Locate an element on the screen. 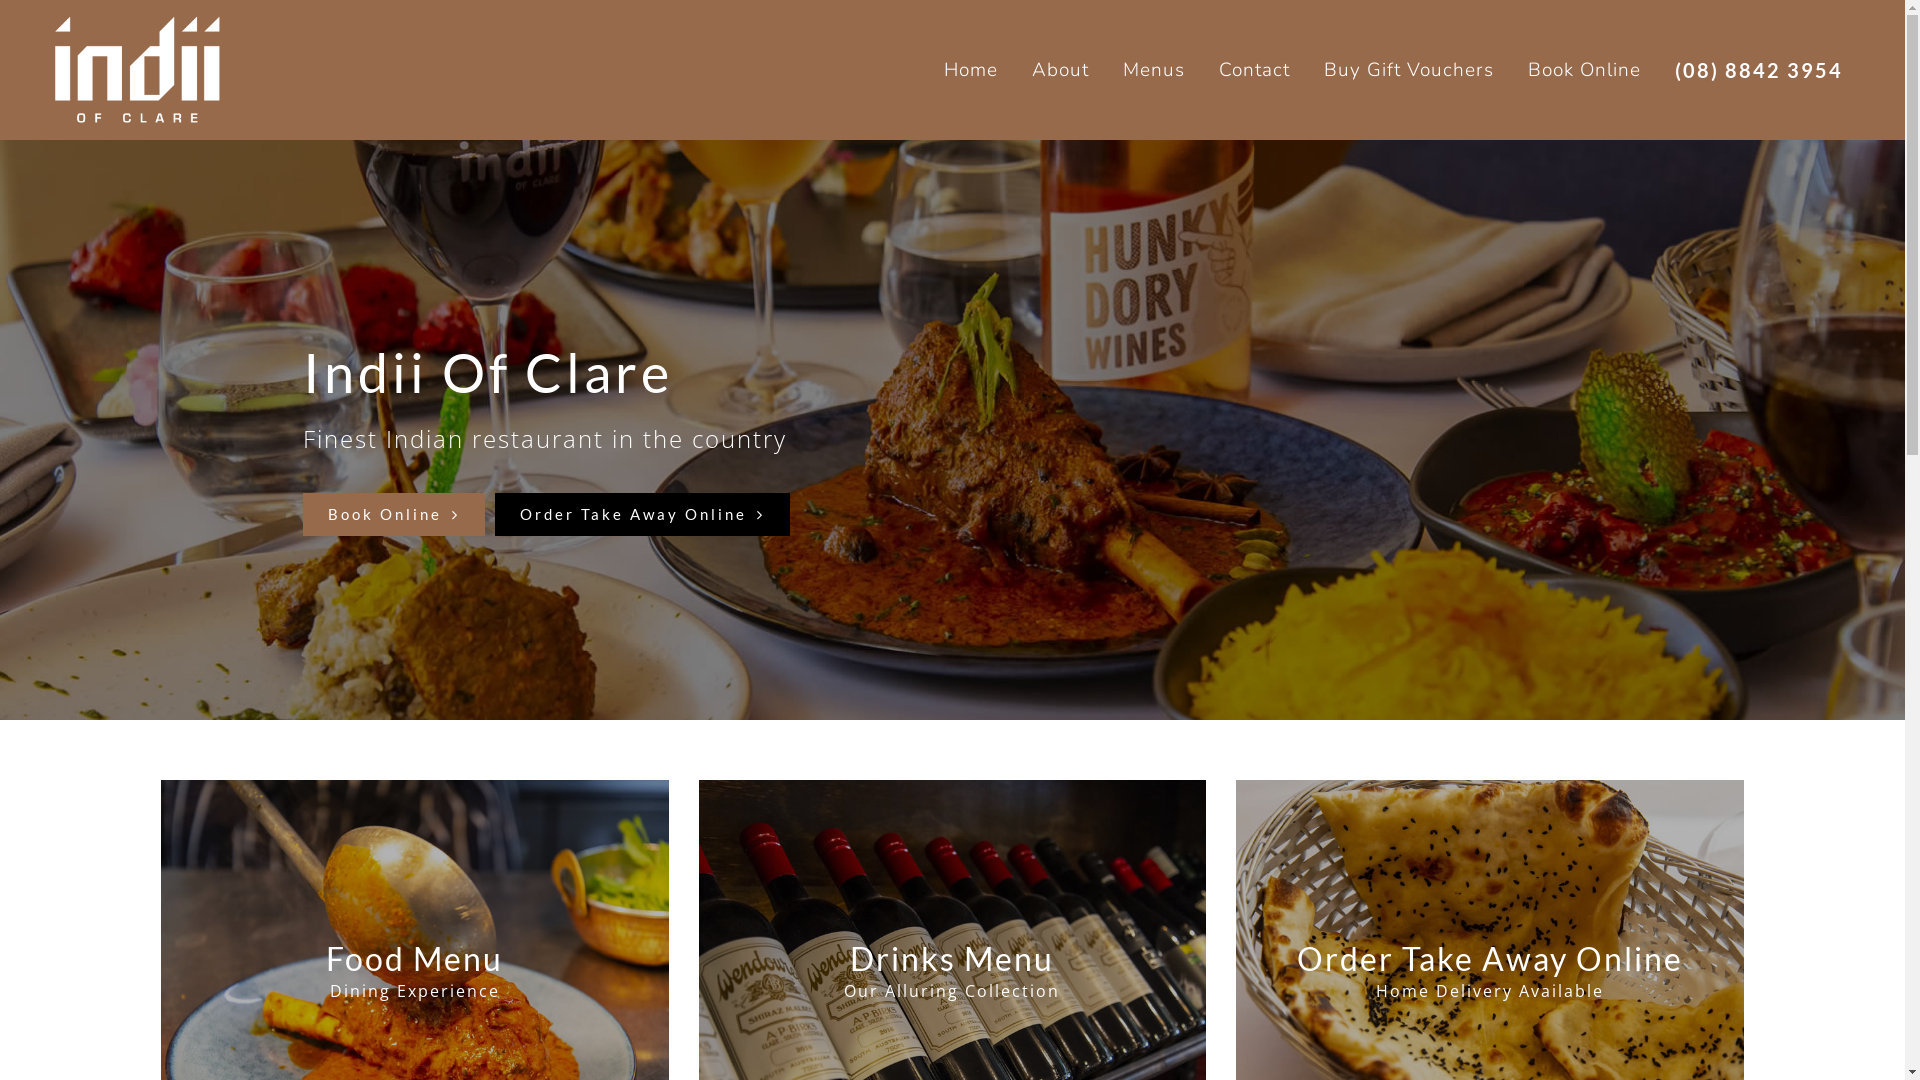 Image resolution: width=1920 pixels, height=1080 pixels. 'About' is located at coordinates (1059, 68).